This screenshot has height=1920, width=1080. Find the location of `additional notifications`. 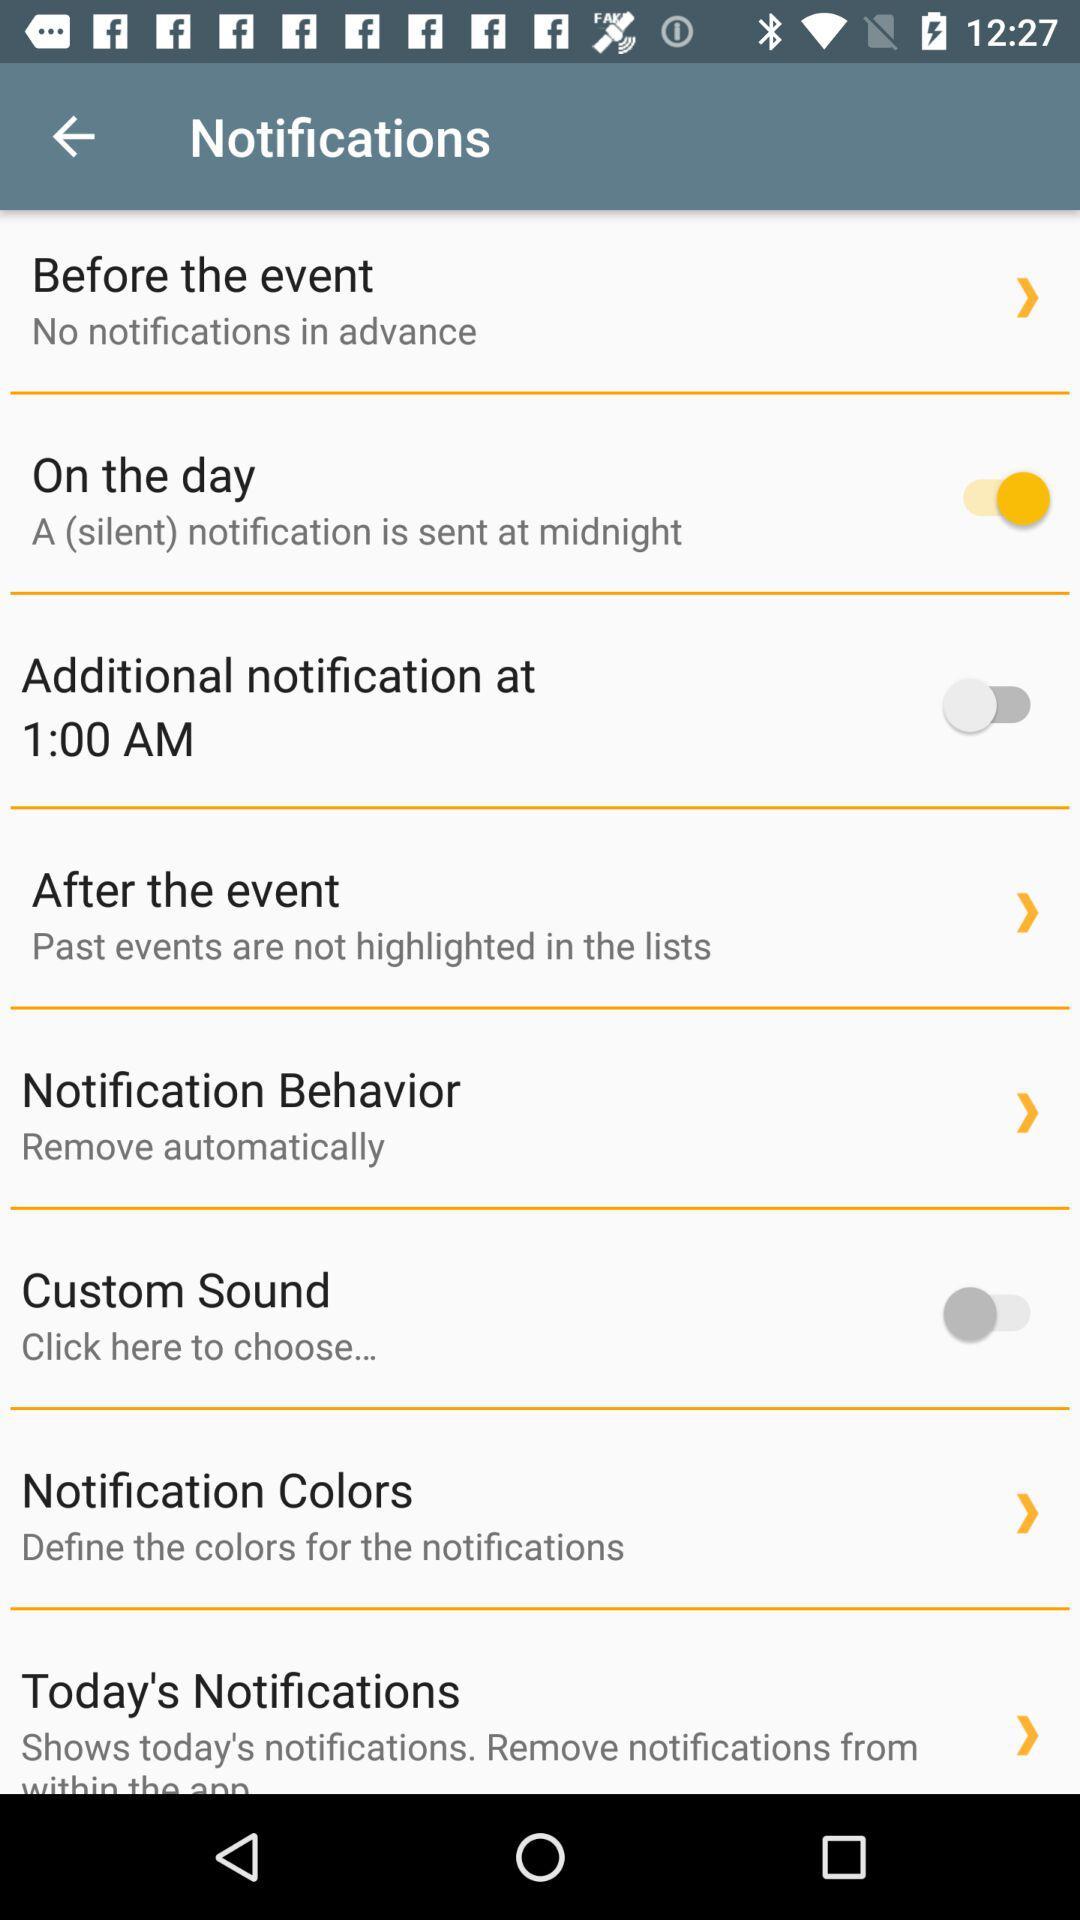

additional notifications is located at coordinates (996, 705).